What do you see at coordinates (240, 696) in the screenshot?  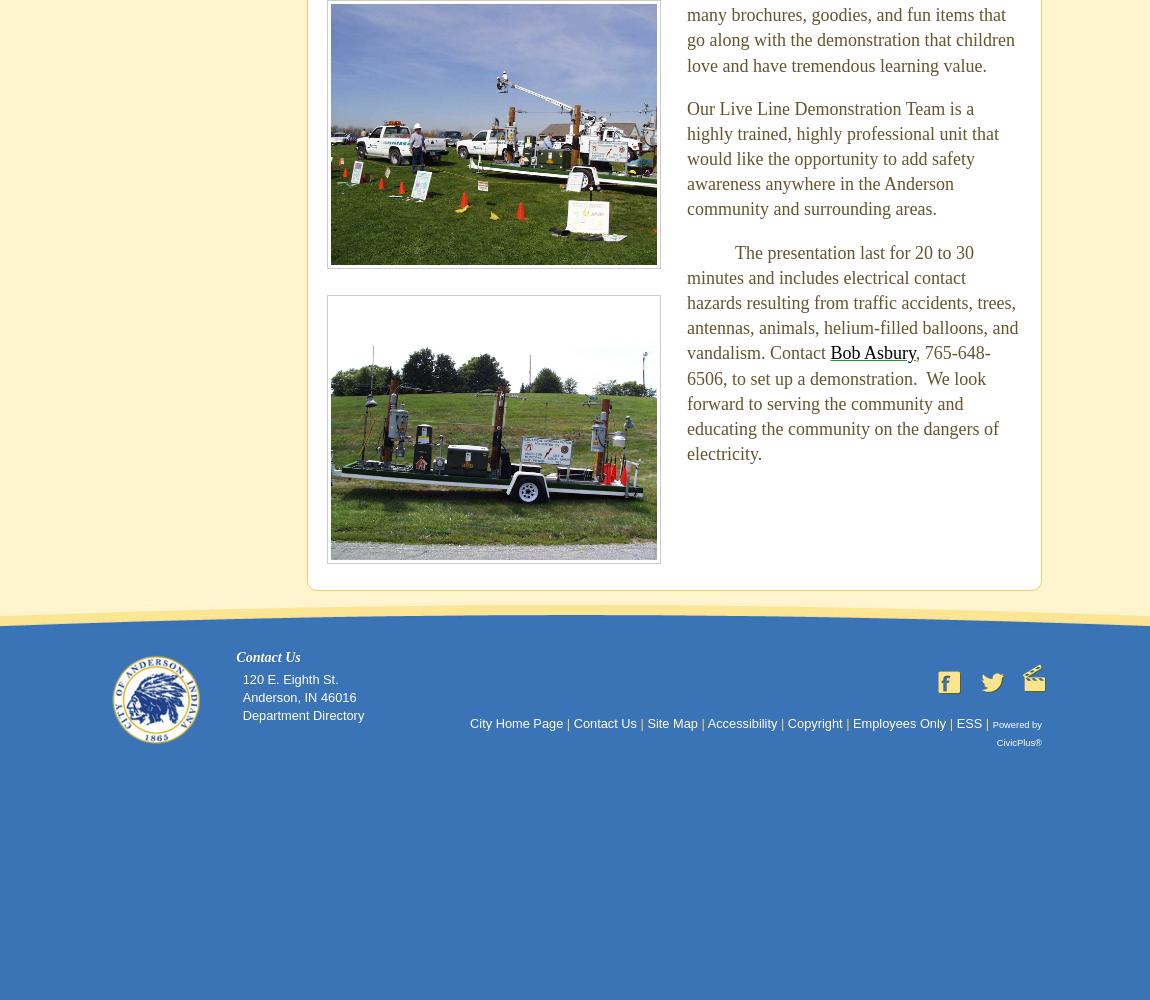 I see `'Anderson, IN 46016'` at bounding box center [240, 696].